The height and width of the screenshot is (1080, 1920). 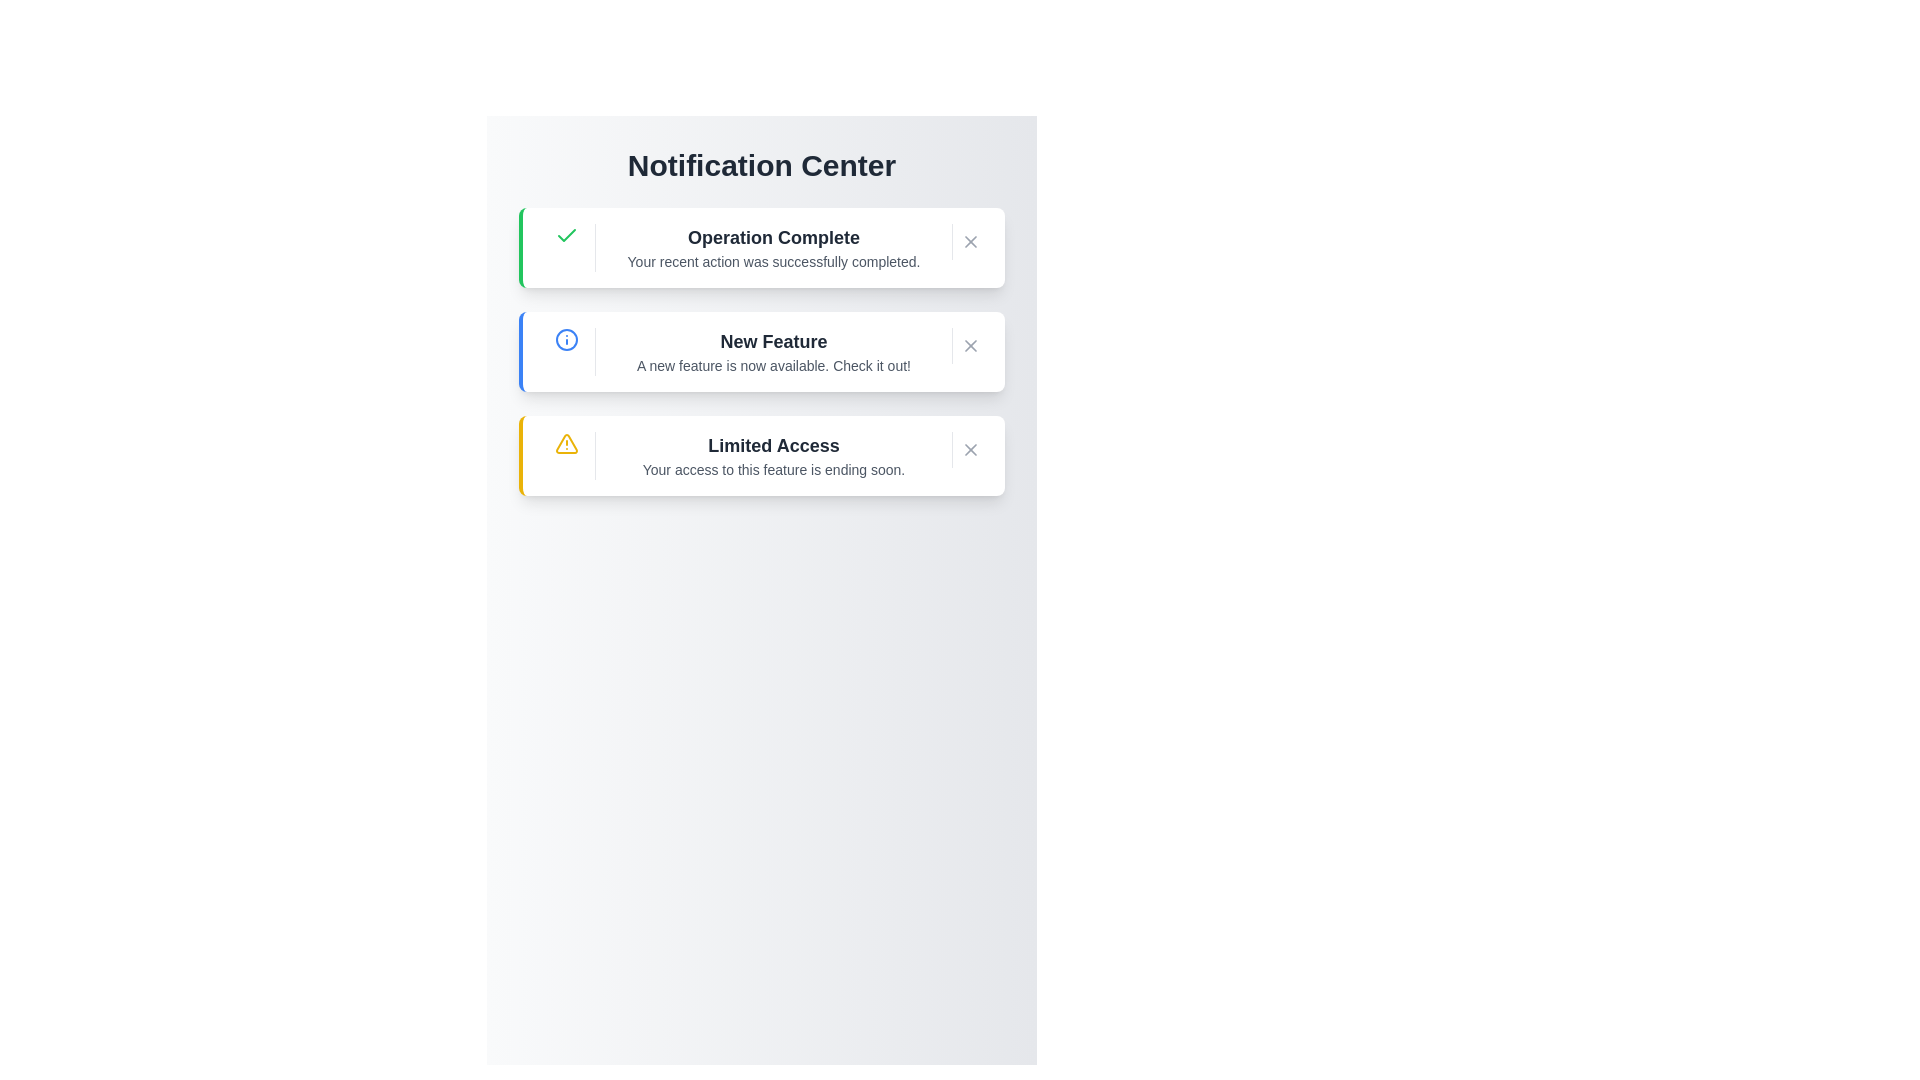 What do you see at coordinates (970, 345) in the screenshot?
I see `the close button located in the top-right corner of the 'New Feature' notification card` at bounding box center [970, 345].